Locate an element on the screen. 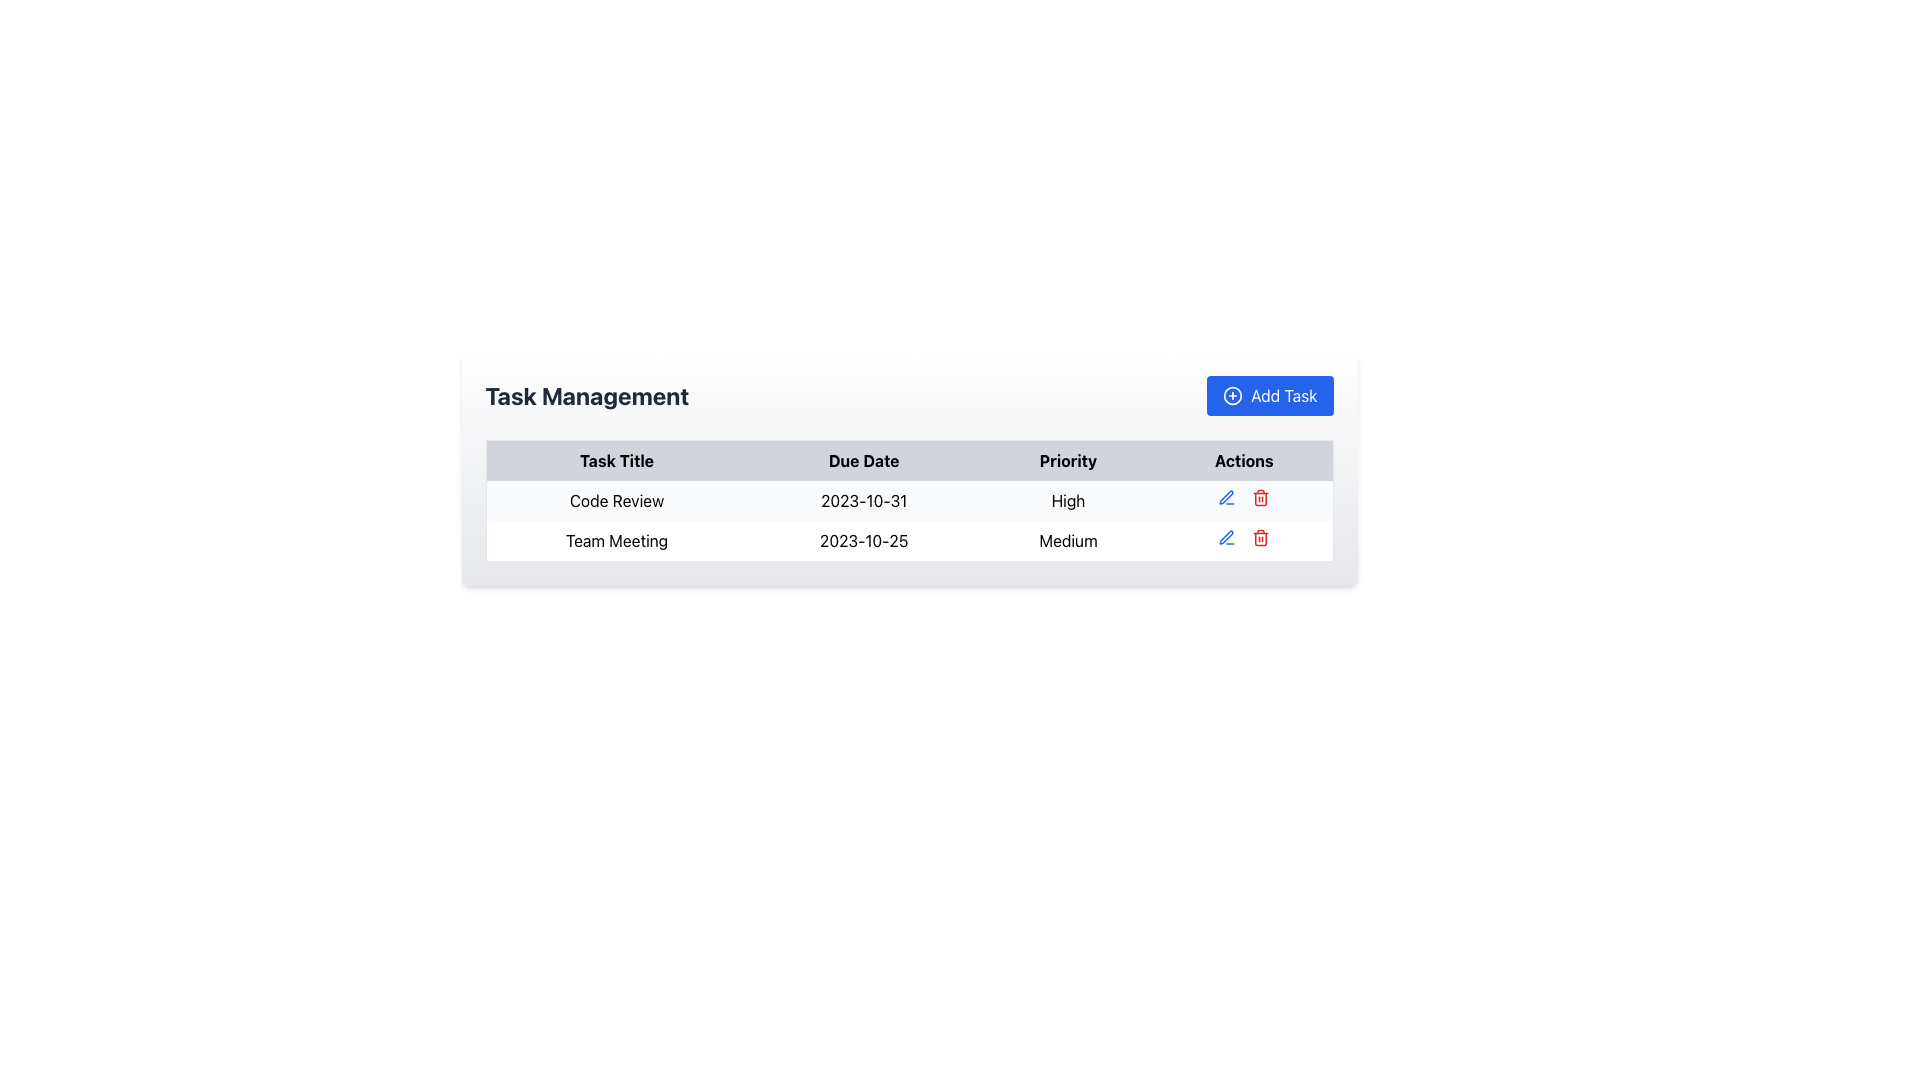  the trash bin icon's main body section, which is a vertical rectangular shape with rounded corners and hollow interior, styled in a minimalistic outline format is located at coordinates (1260, 498).